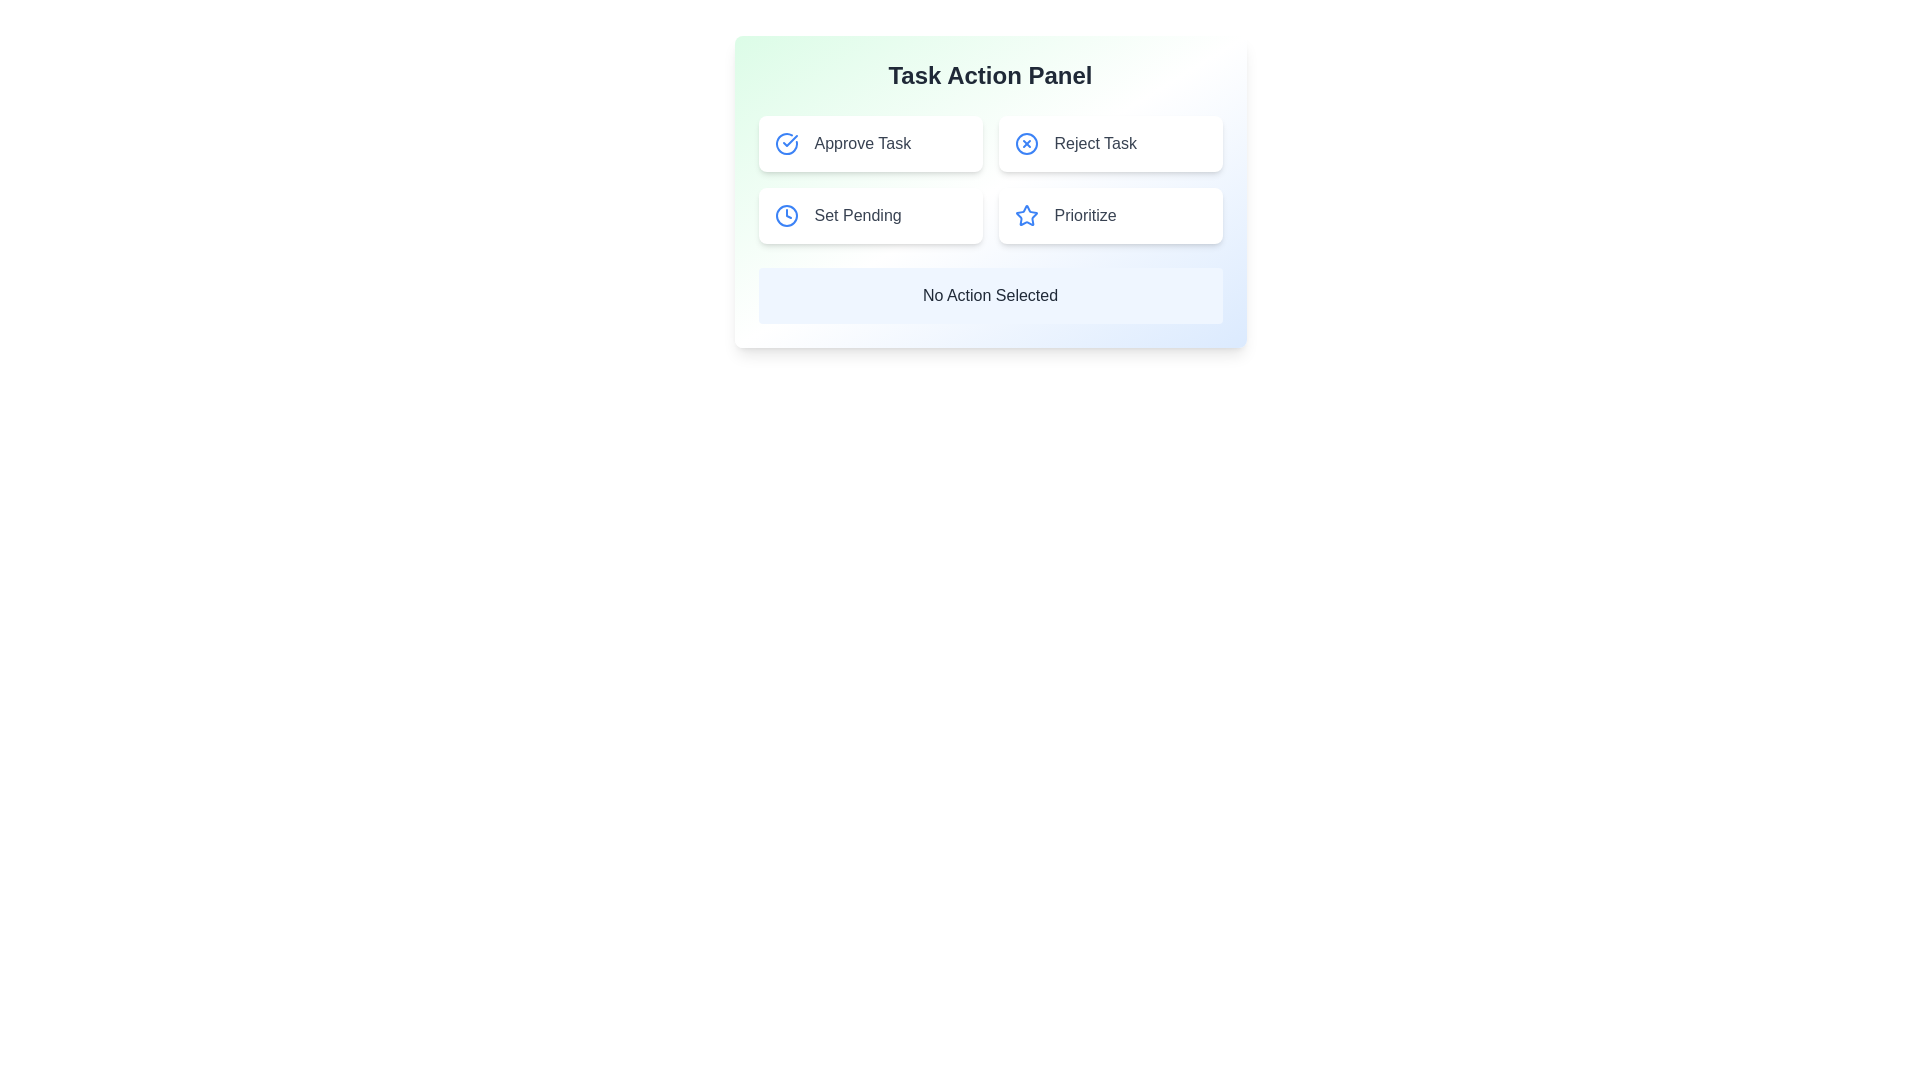 The image size is (1920, 1080). What do you see at coordinates (789, 140) in the screenshot?
I see `the checkmark icon within the 'Approve Task' button located in the top-left section of the interface` at bounding box center [789, 140].